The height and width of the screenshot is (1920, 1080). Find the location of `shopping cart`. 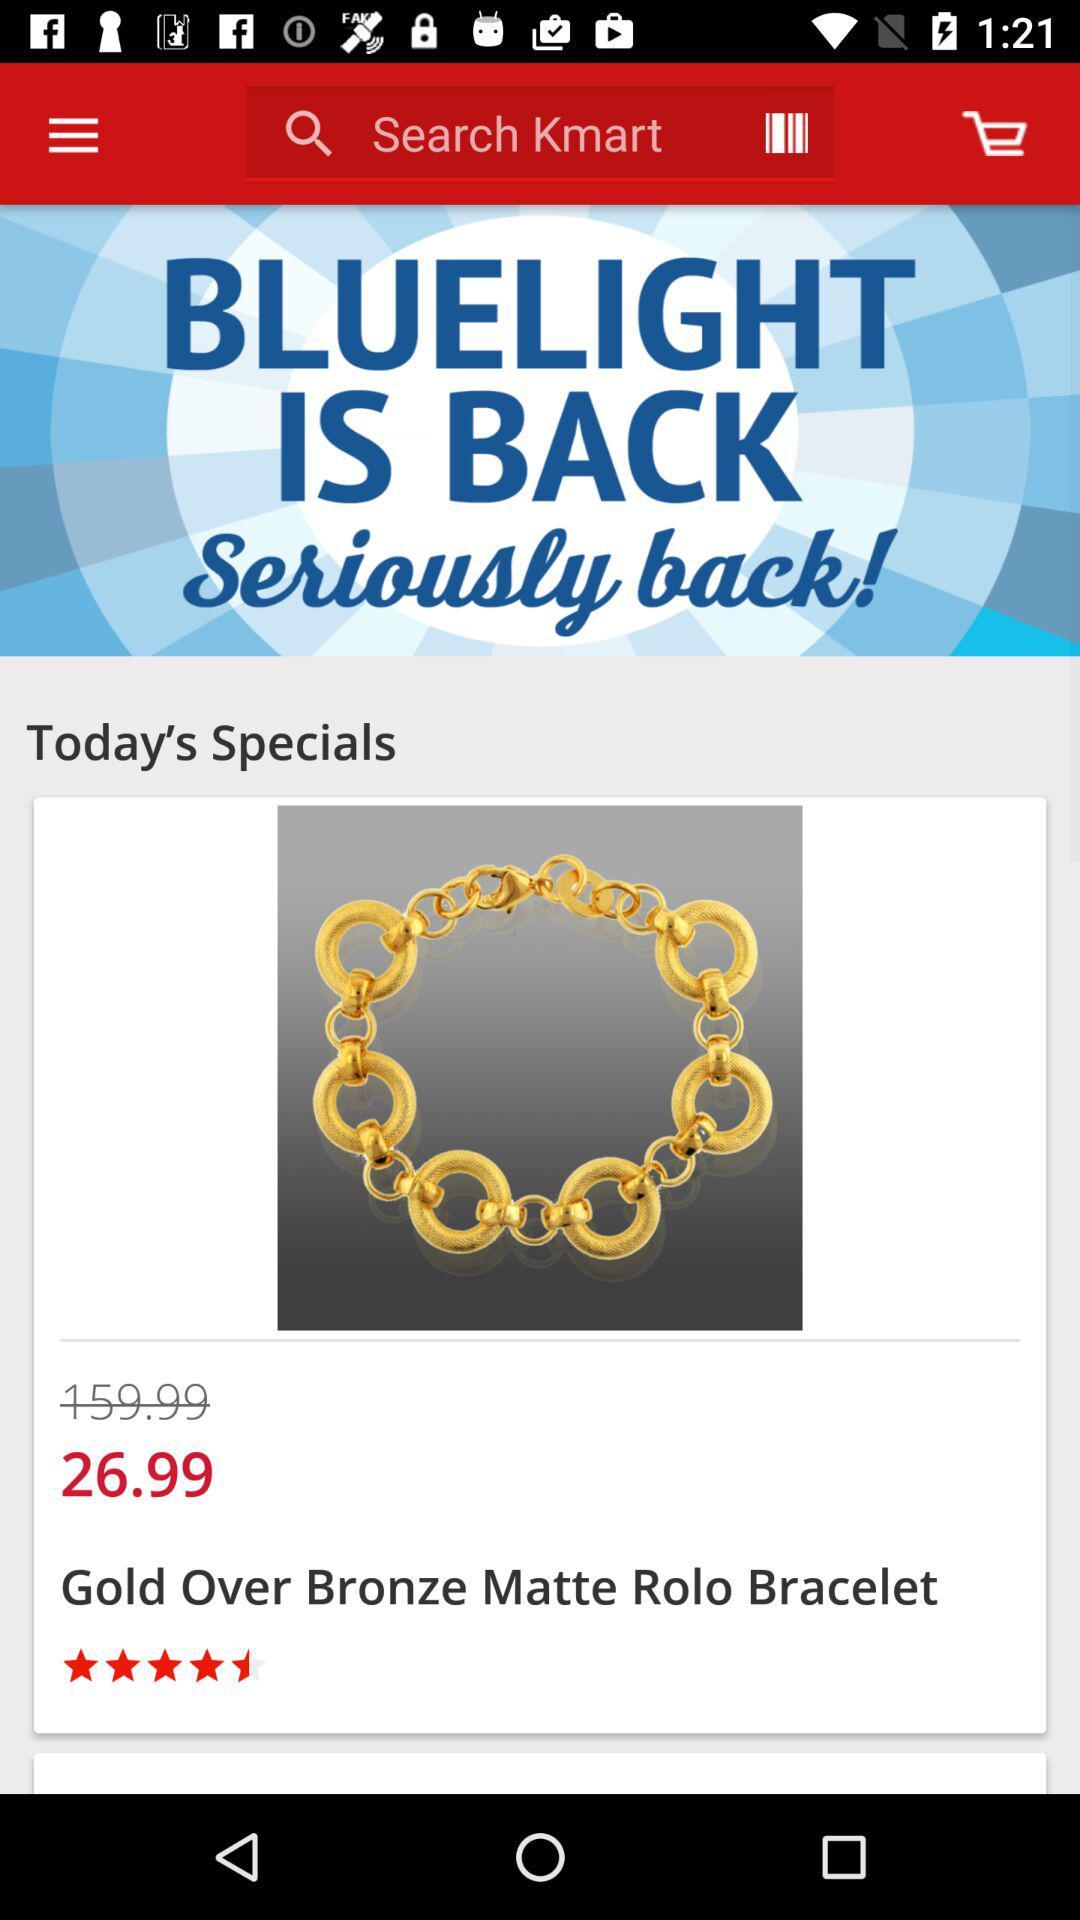

shopping cart is located at coordinates (994, 132).